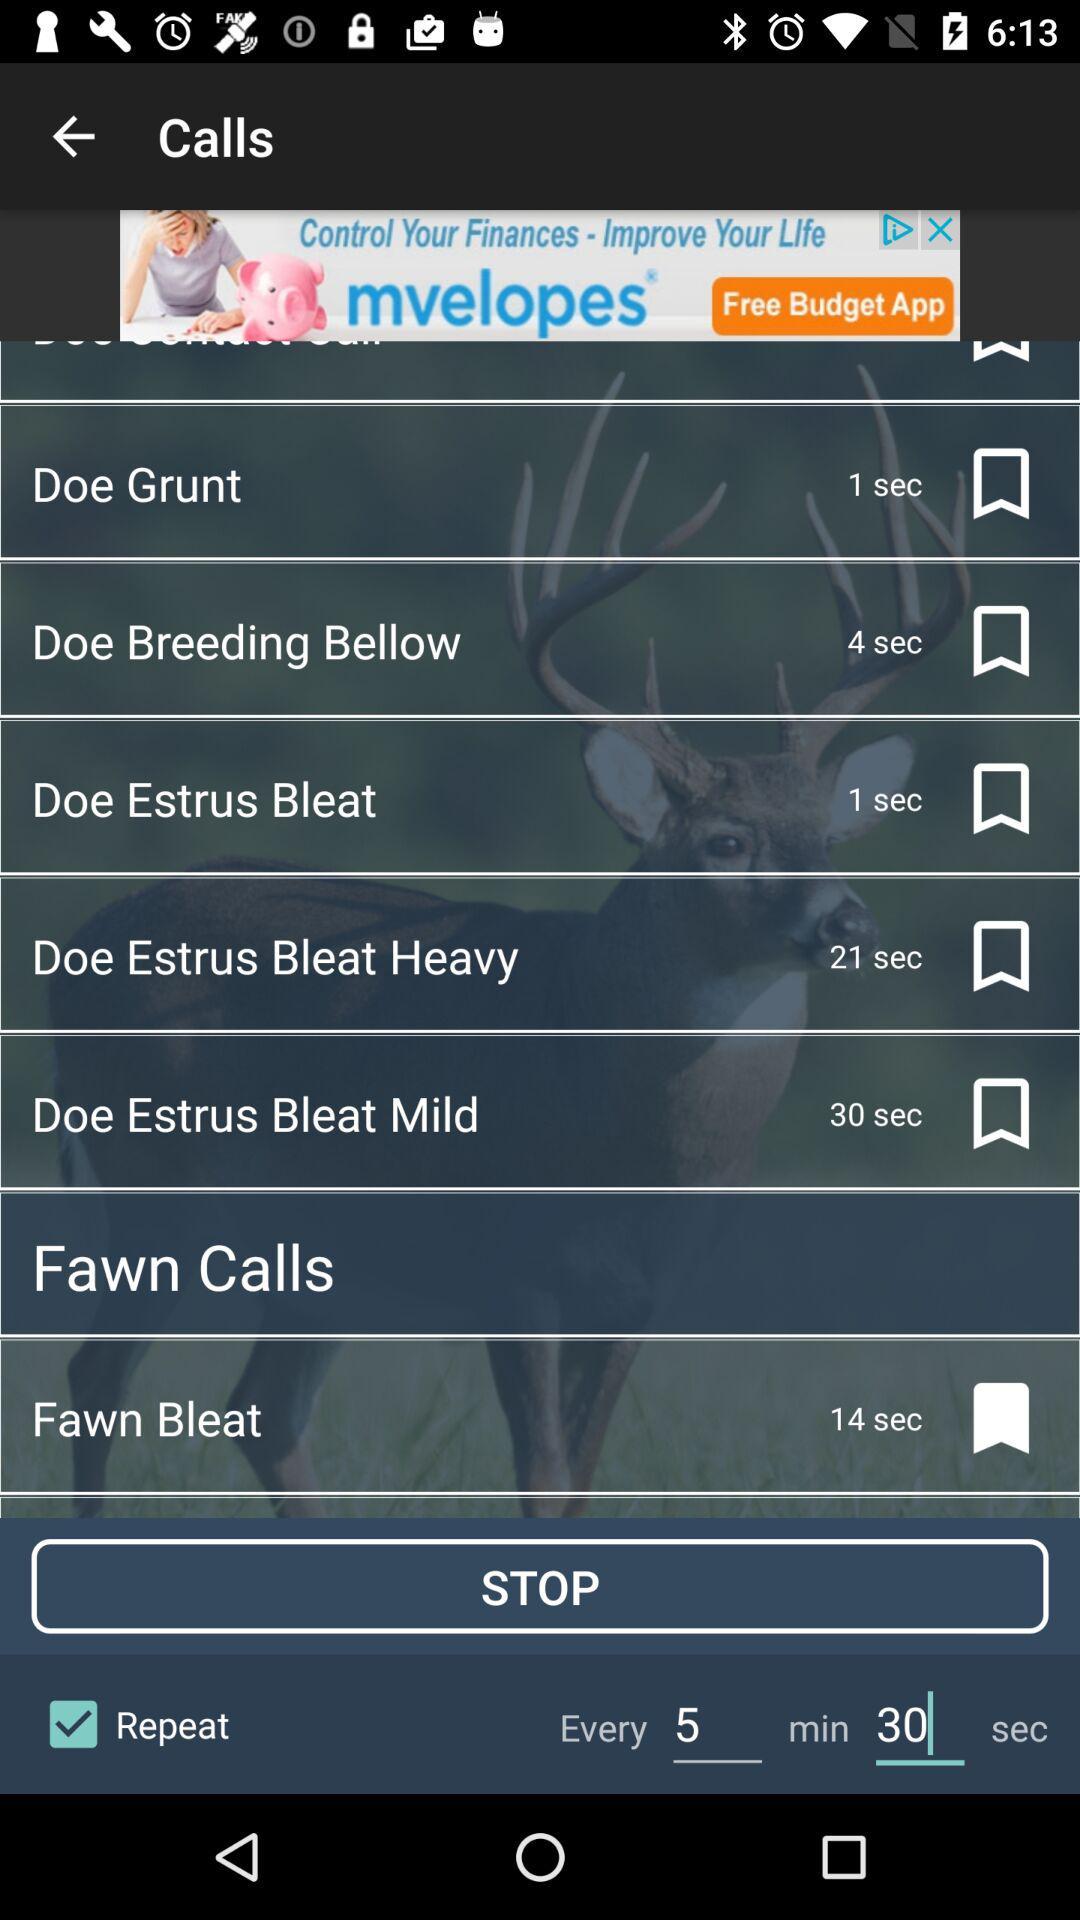 Image resolution: width=1080 pixels, height=1920 pixels. What do you see at coordinates (984, 483) in the screenshot?
I see `the bookmark icon` at bounding box center [984, 483].